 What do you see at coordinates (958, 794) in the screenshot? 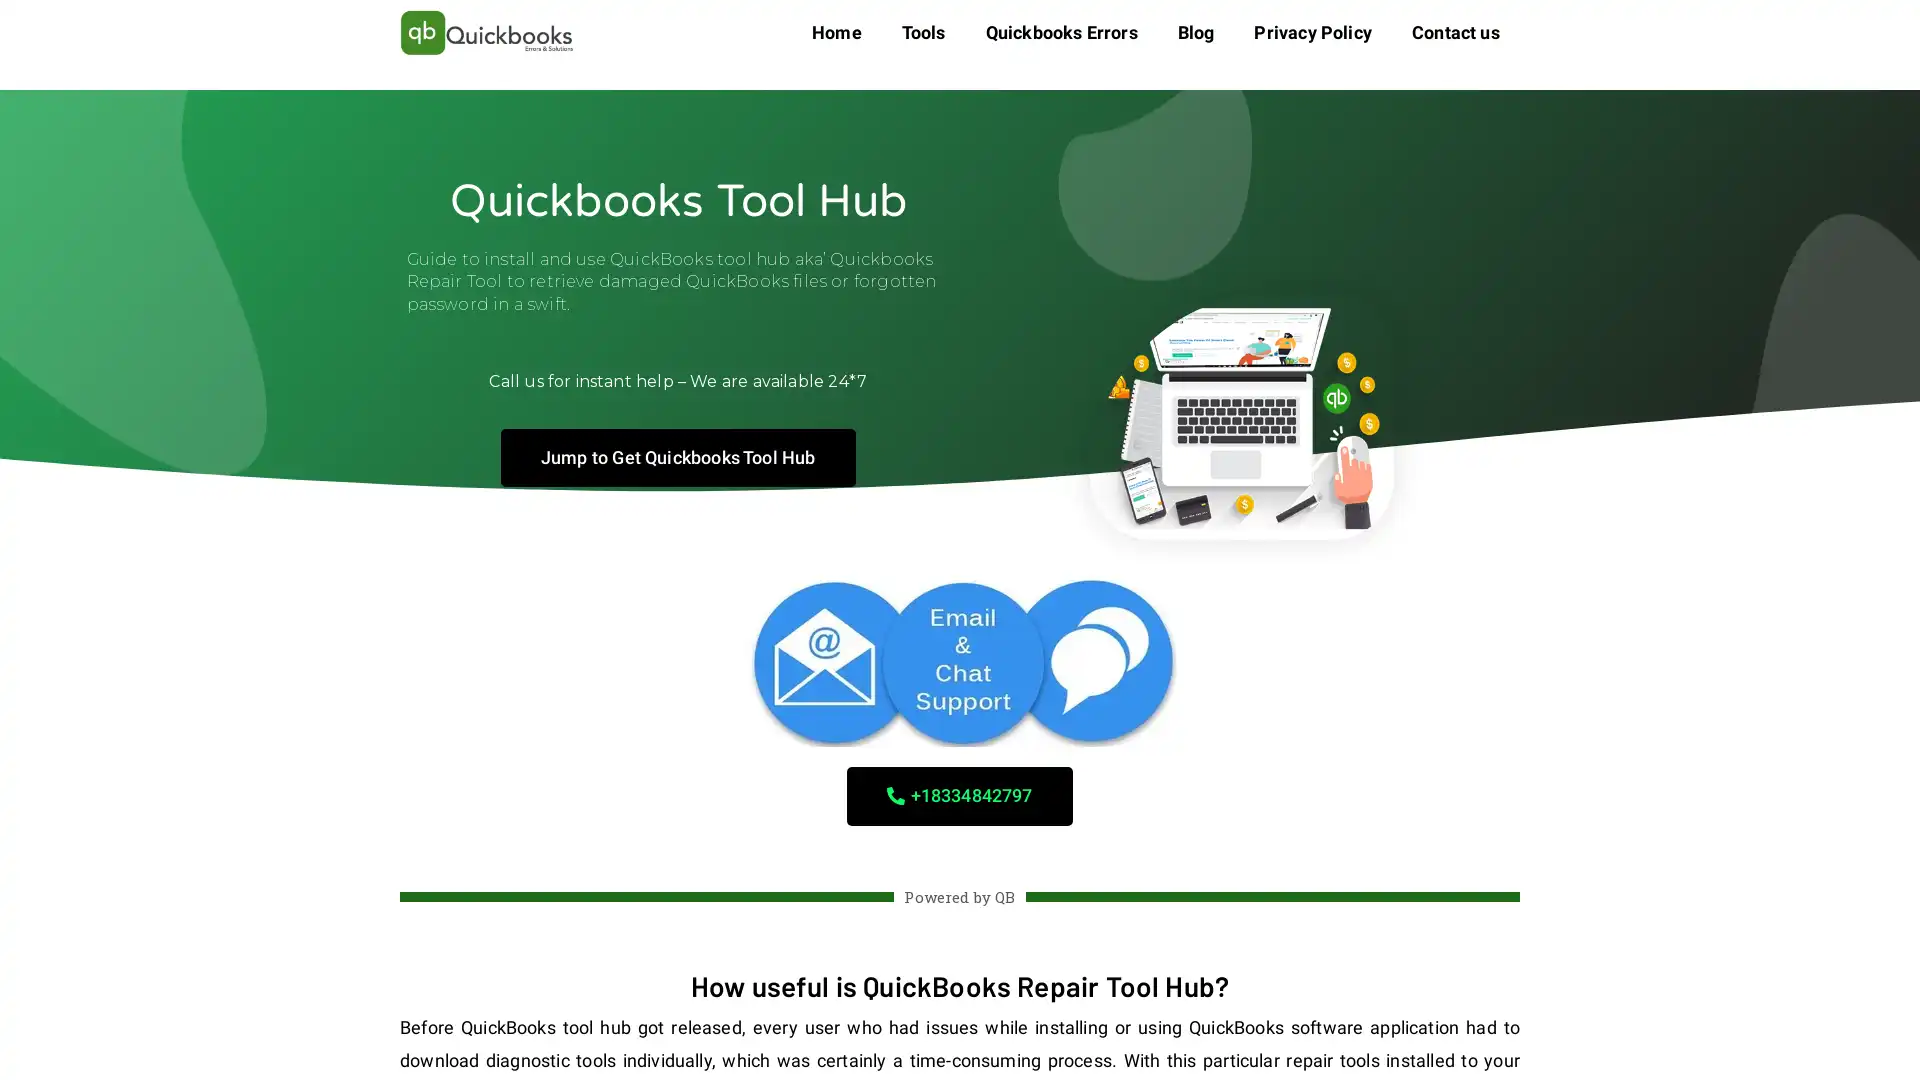
I see `+18334842797` at bounding box center [958, 794].